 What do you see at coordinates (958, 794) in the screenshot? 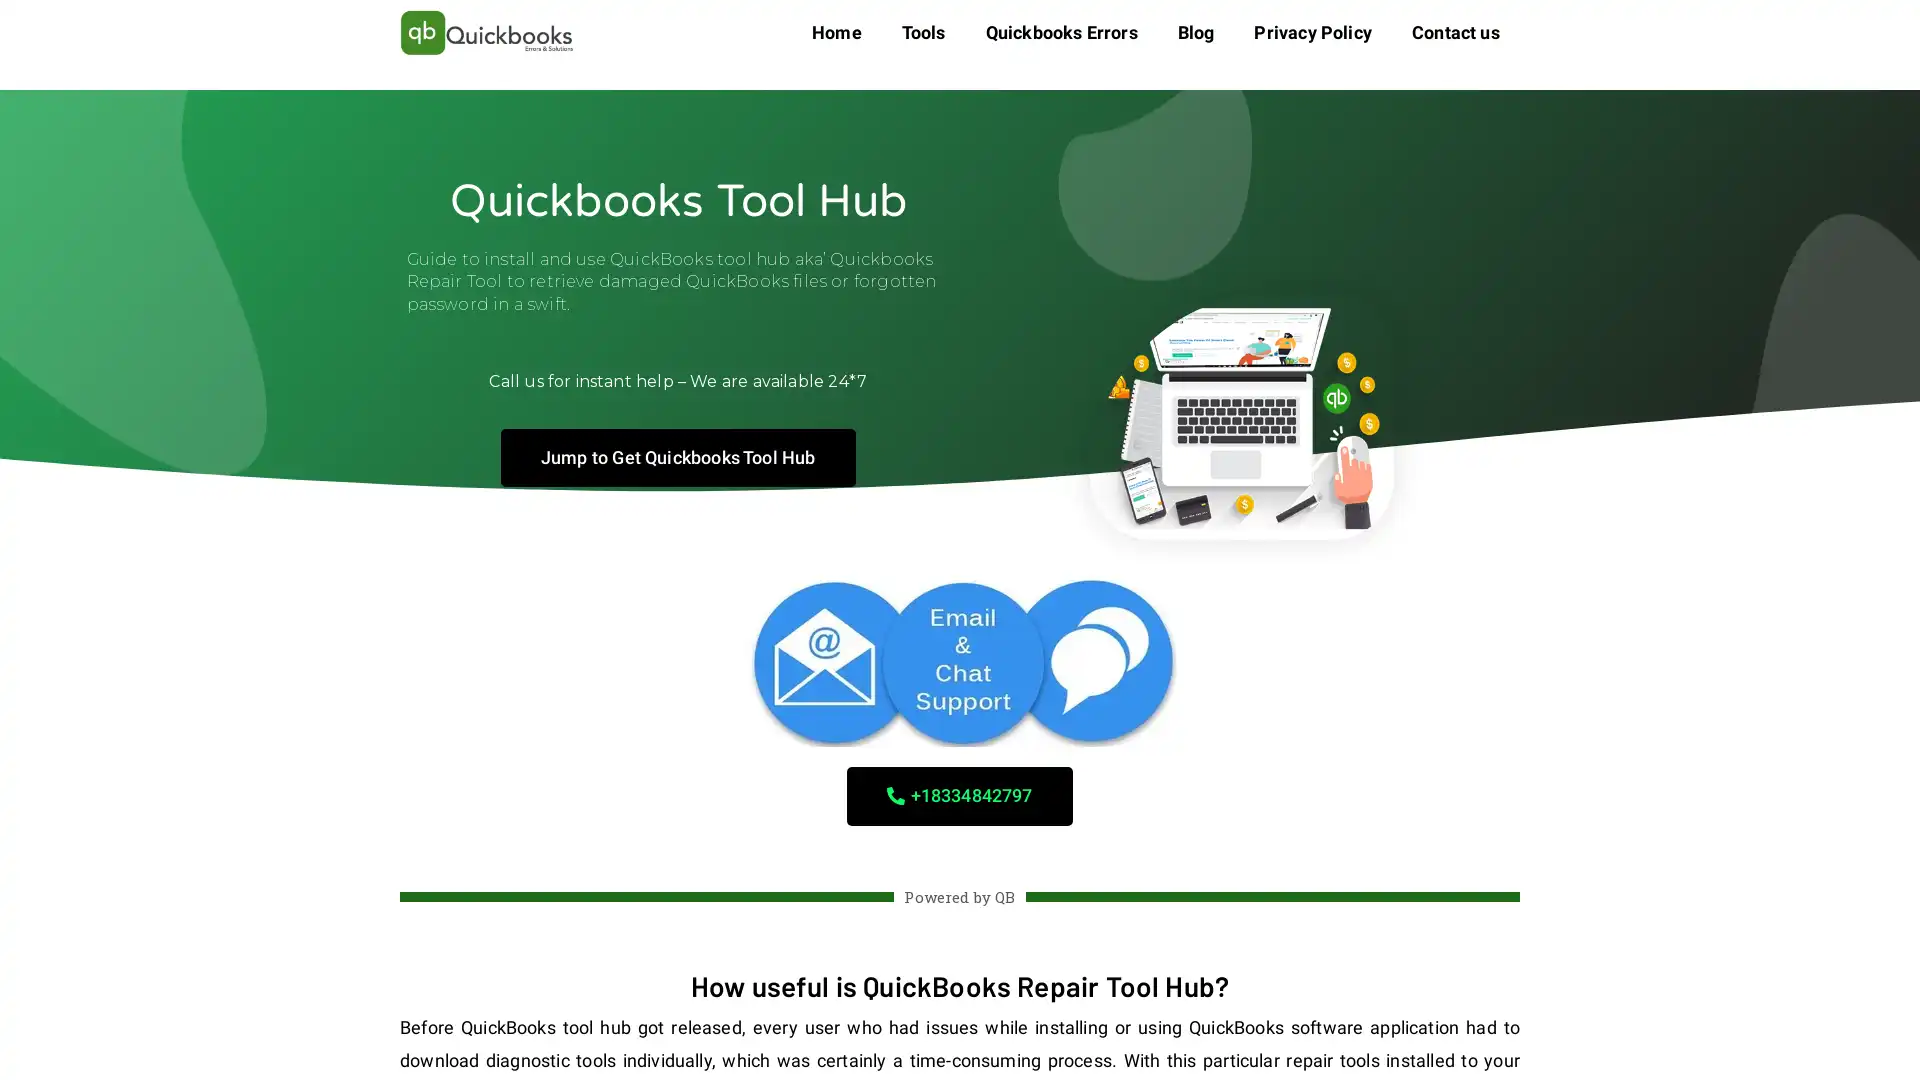
I see `+18334842797` at bounding box center [958, 794].